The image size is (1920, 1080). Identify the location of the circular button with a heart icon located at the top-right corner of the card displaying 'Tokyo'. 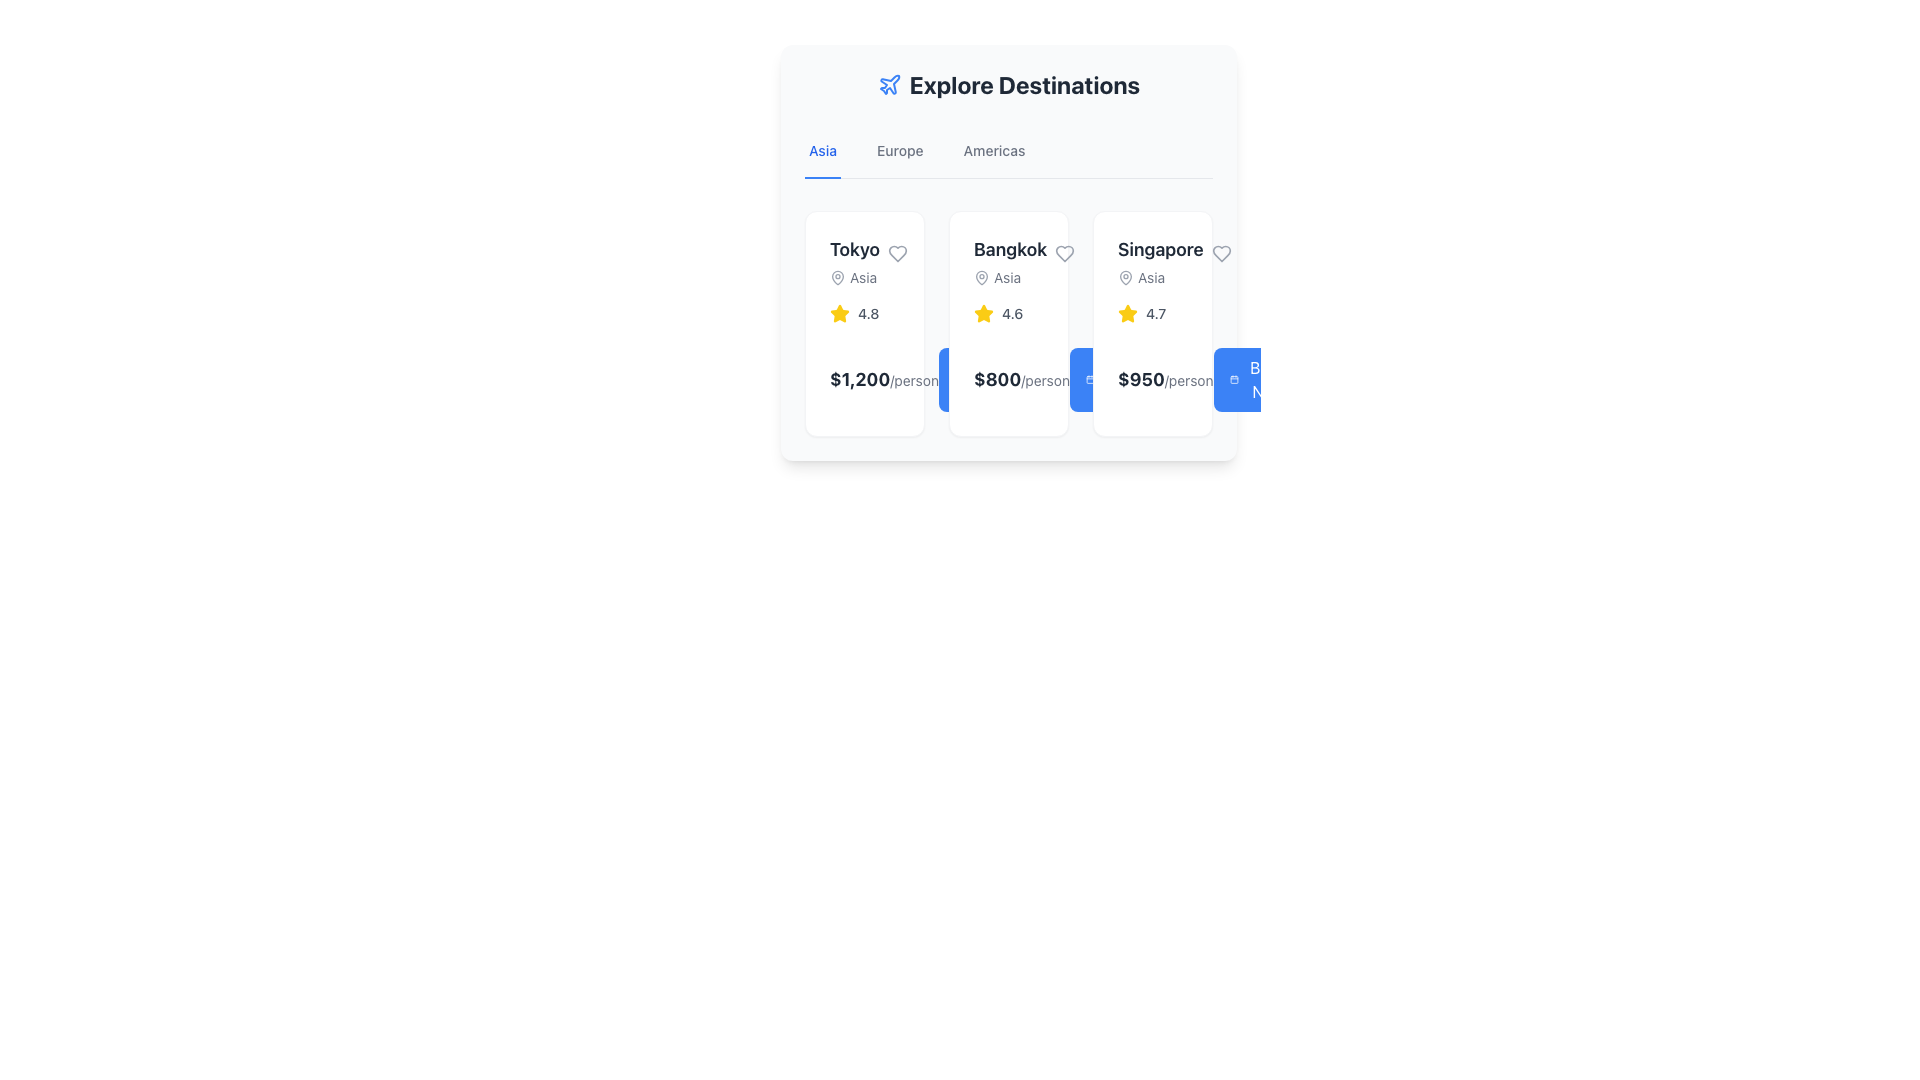
(896, 253).